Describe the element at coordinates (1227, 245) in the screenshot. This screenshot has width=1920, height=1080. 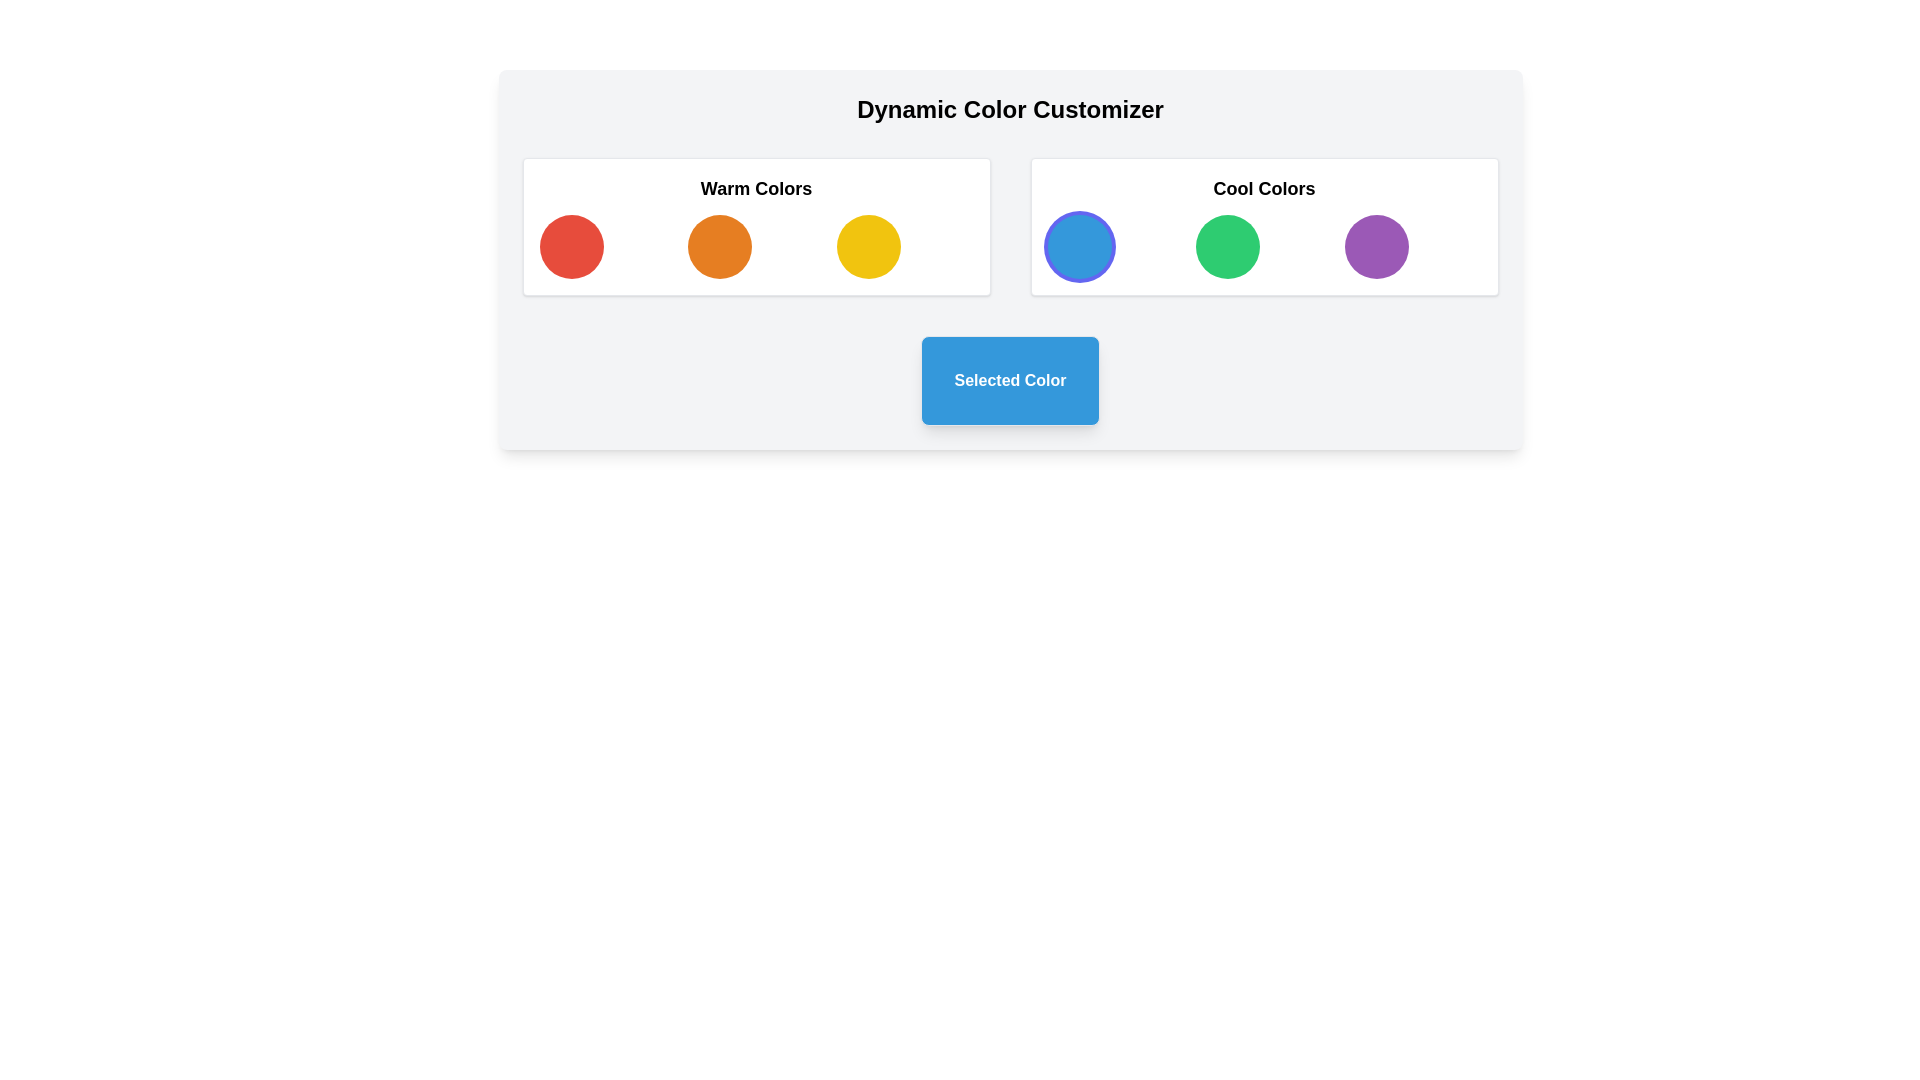
I see `the second circular button in the 'Cool Colors' section` at that location.